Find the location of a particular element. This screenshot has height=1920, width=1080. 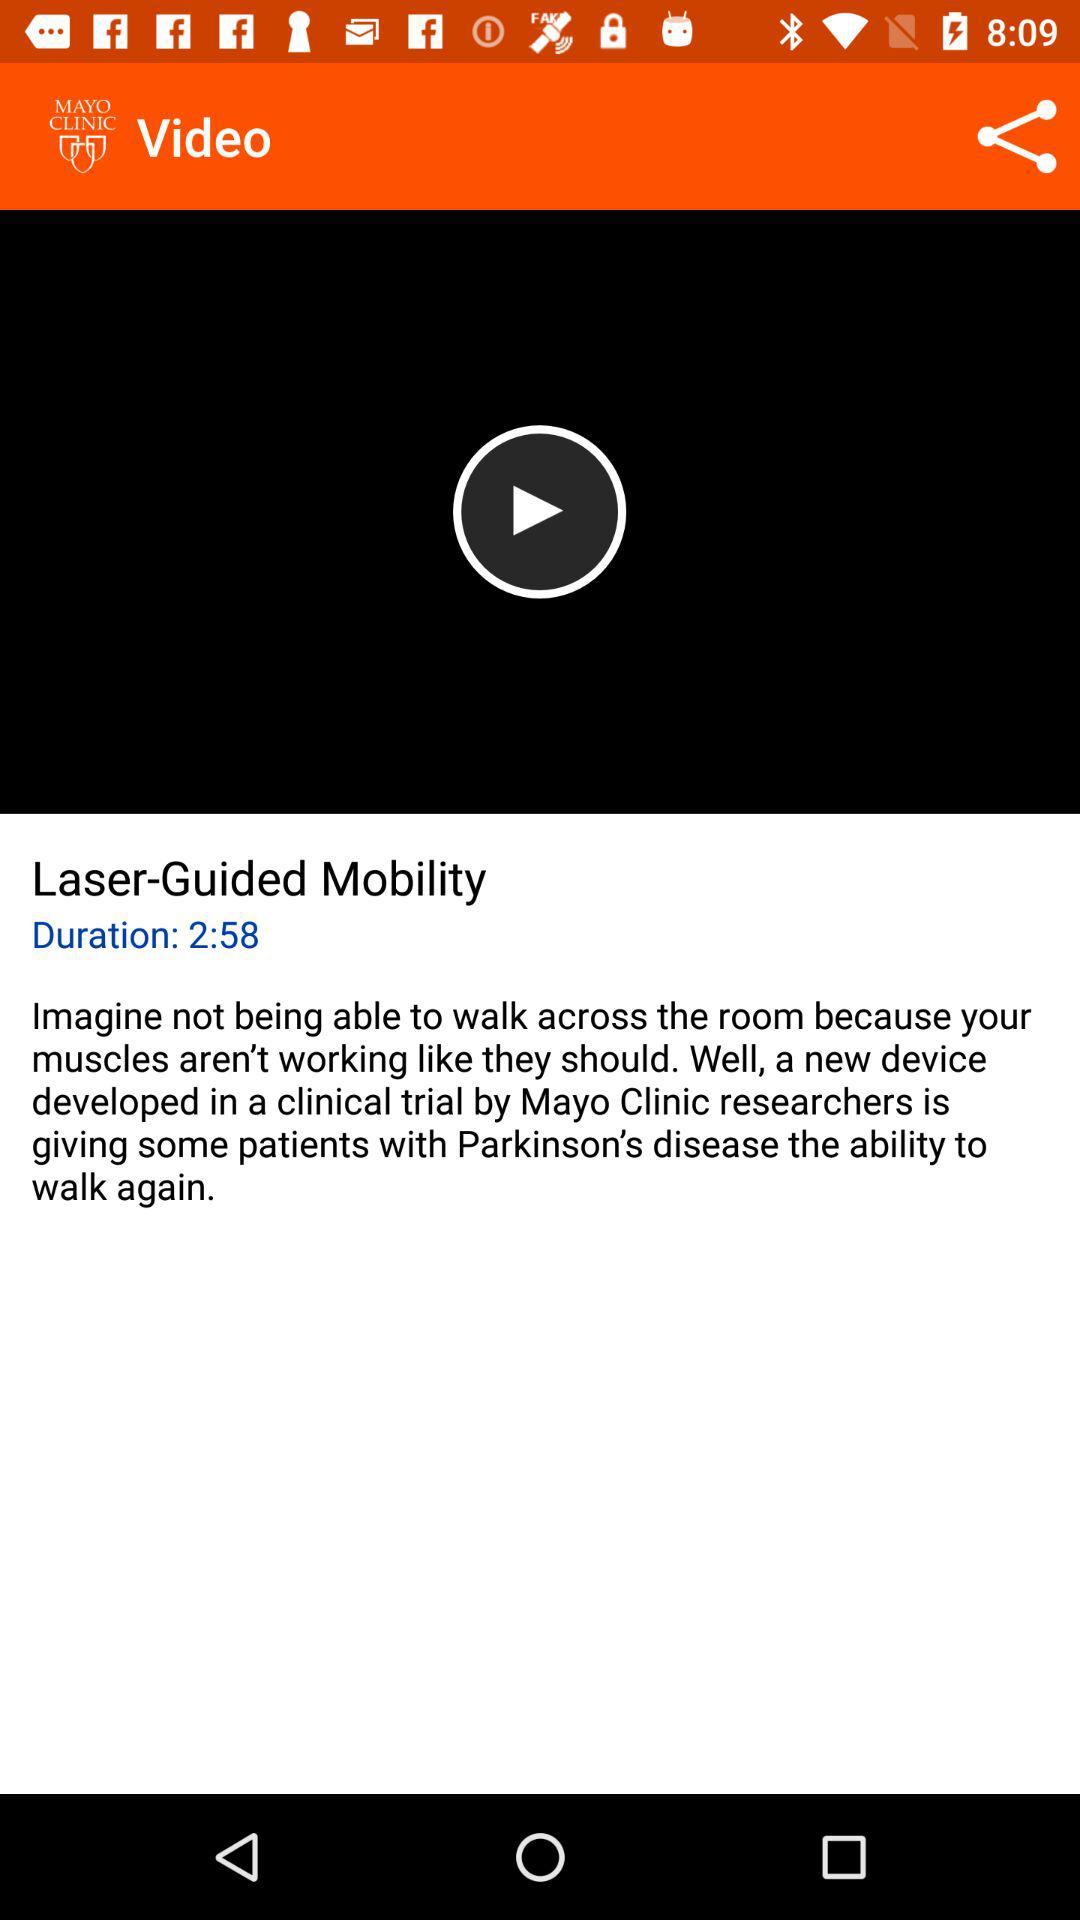

video is located at coordinates (538, 511).